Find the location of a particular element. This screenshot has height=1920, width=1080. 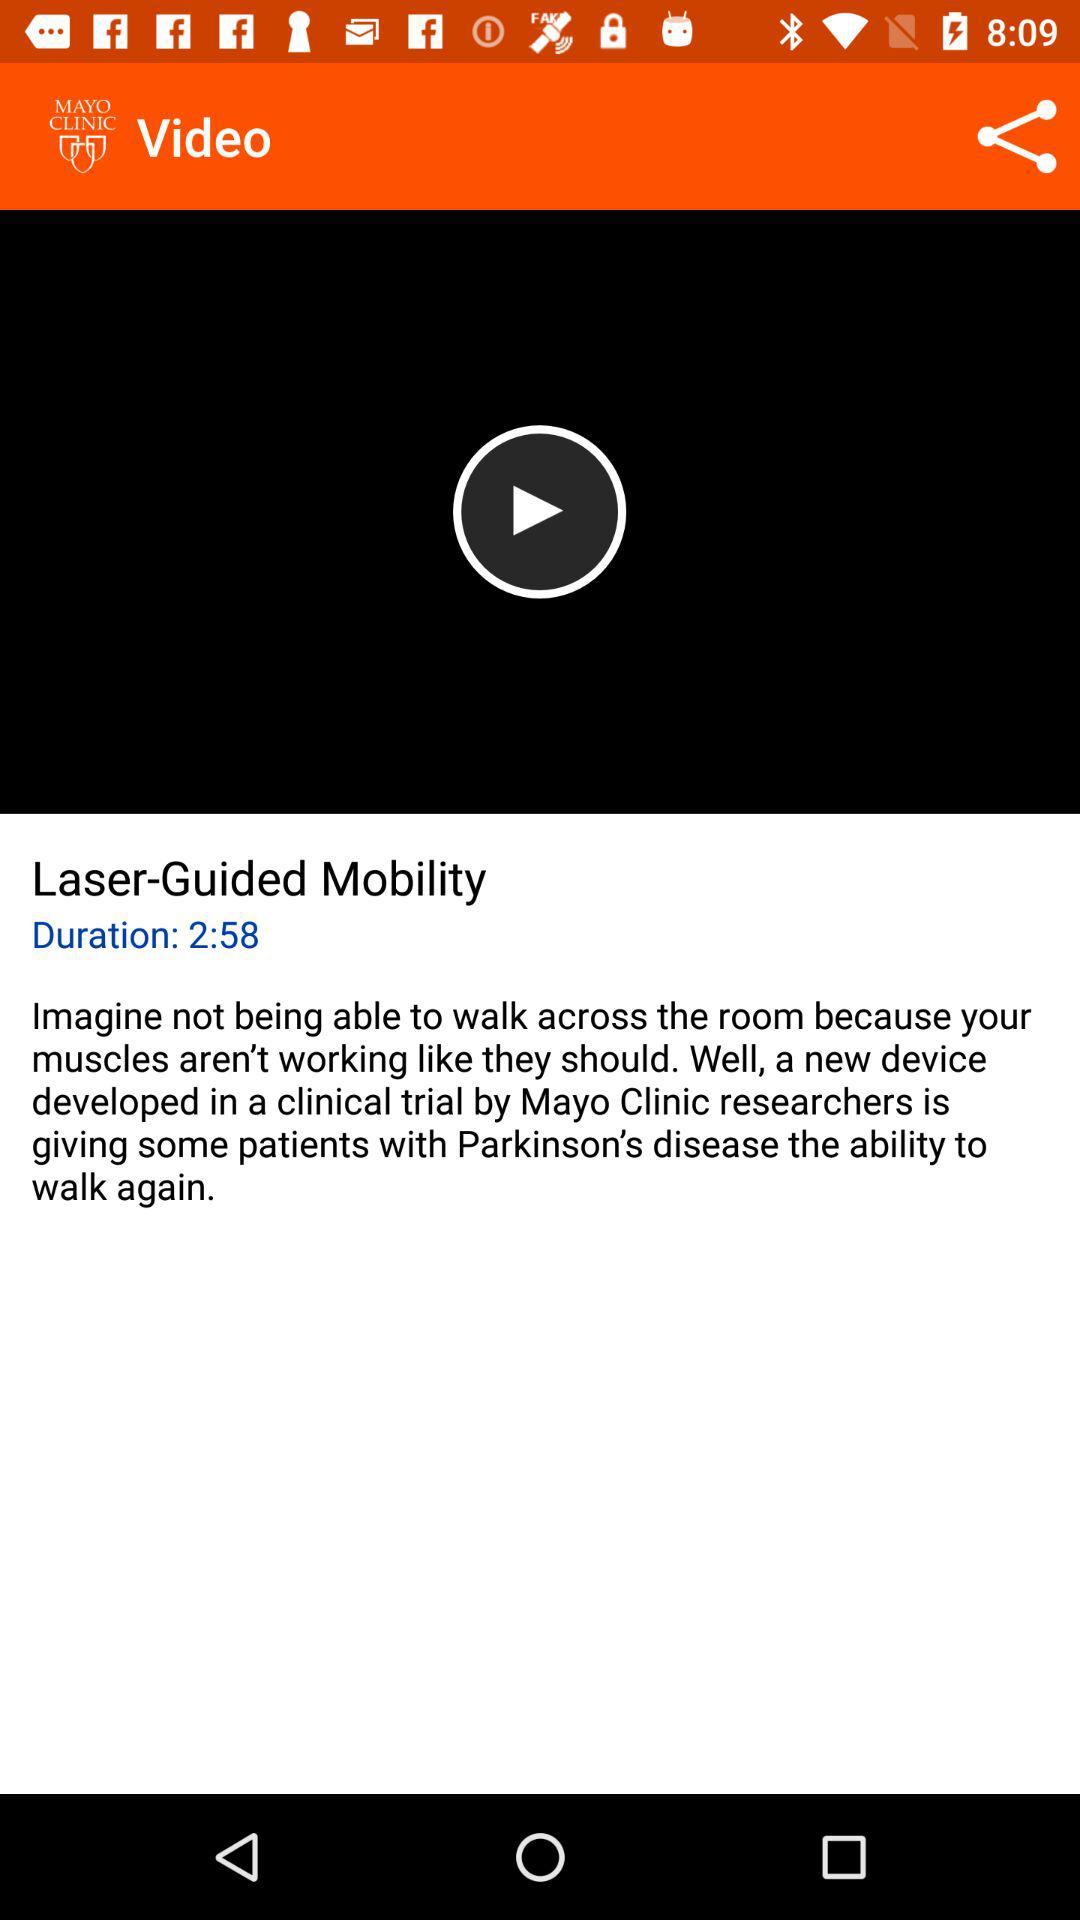

video is located at coordinates (538, 511).